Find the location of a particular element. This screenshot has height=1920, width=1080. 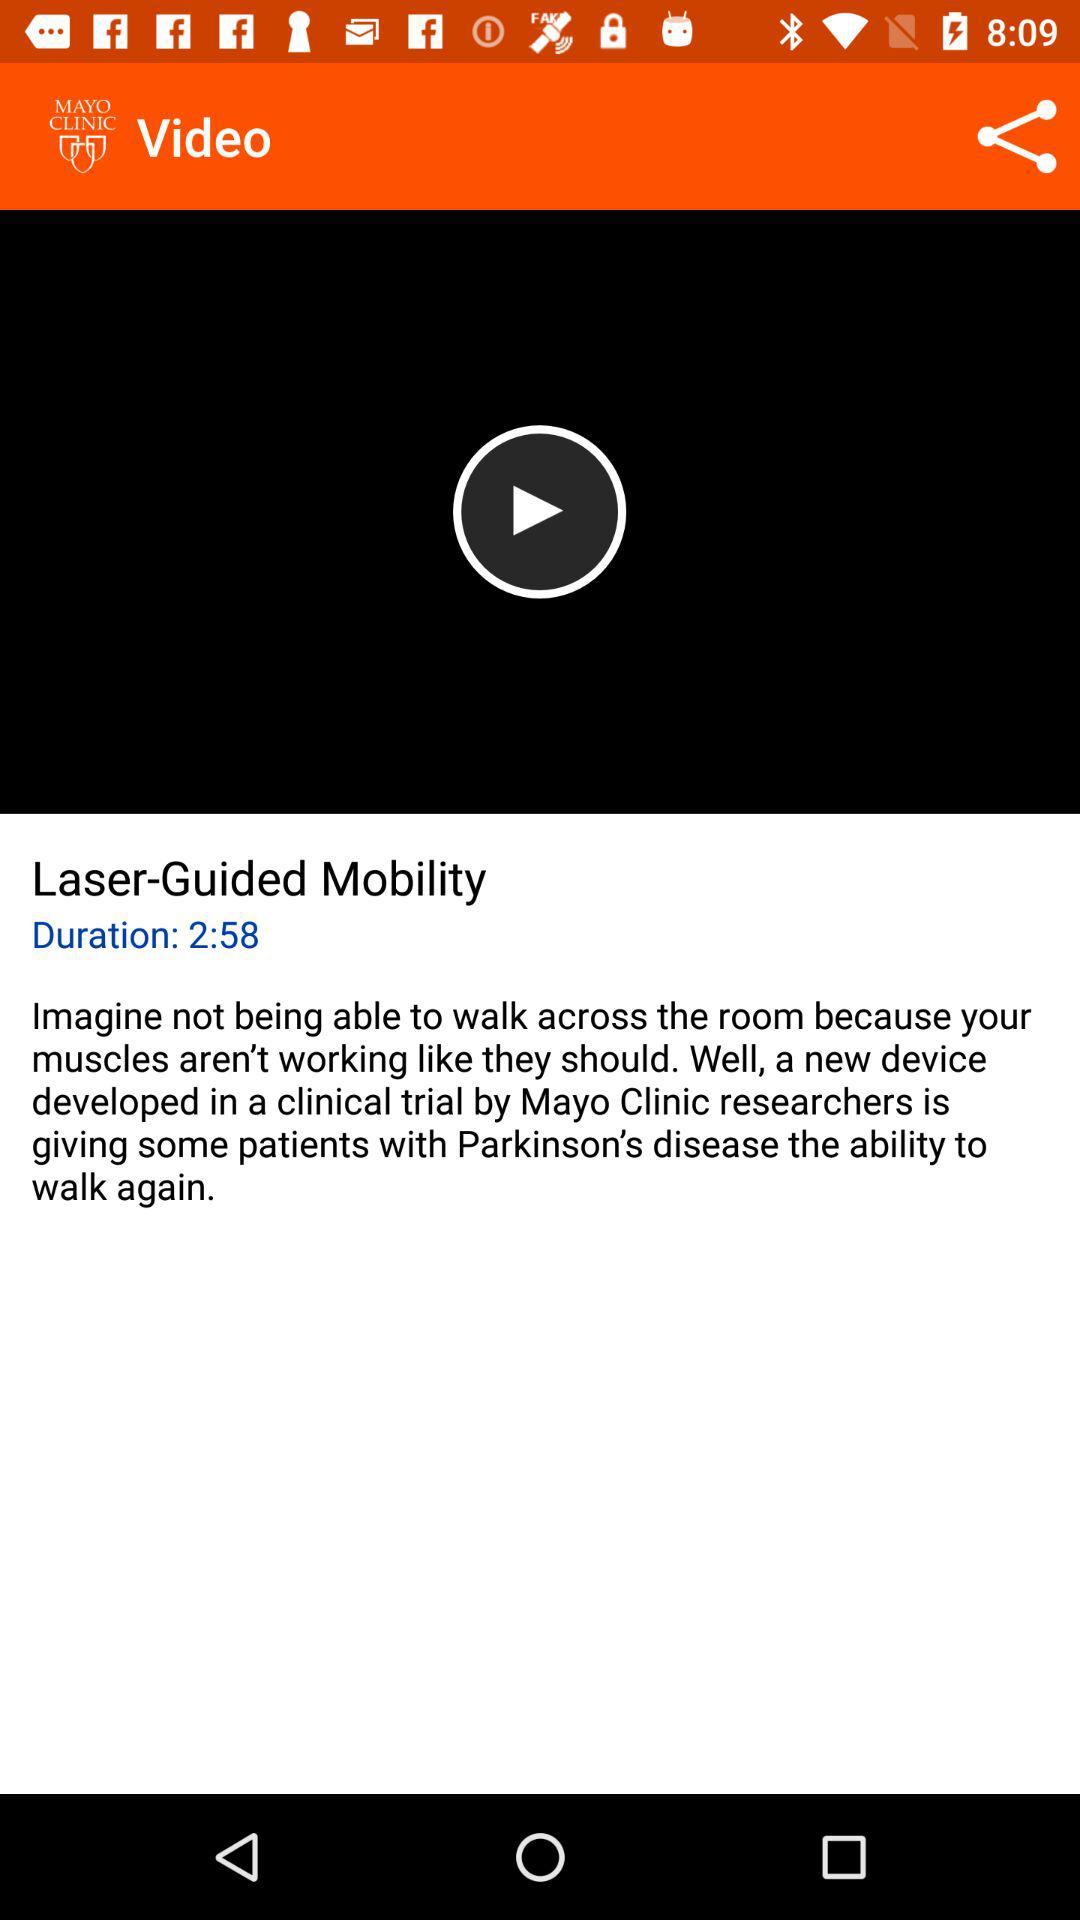

video is located at coordinates (538, 511).